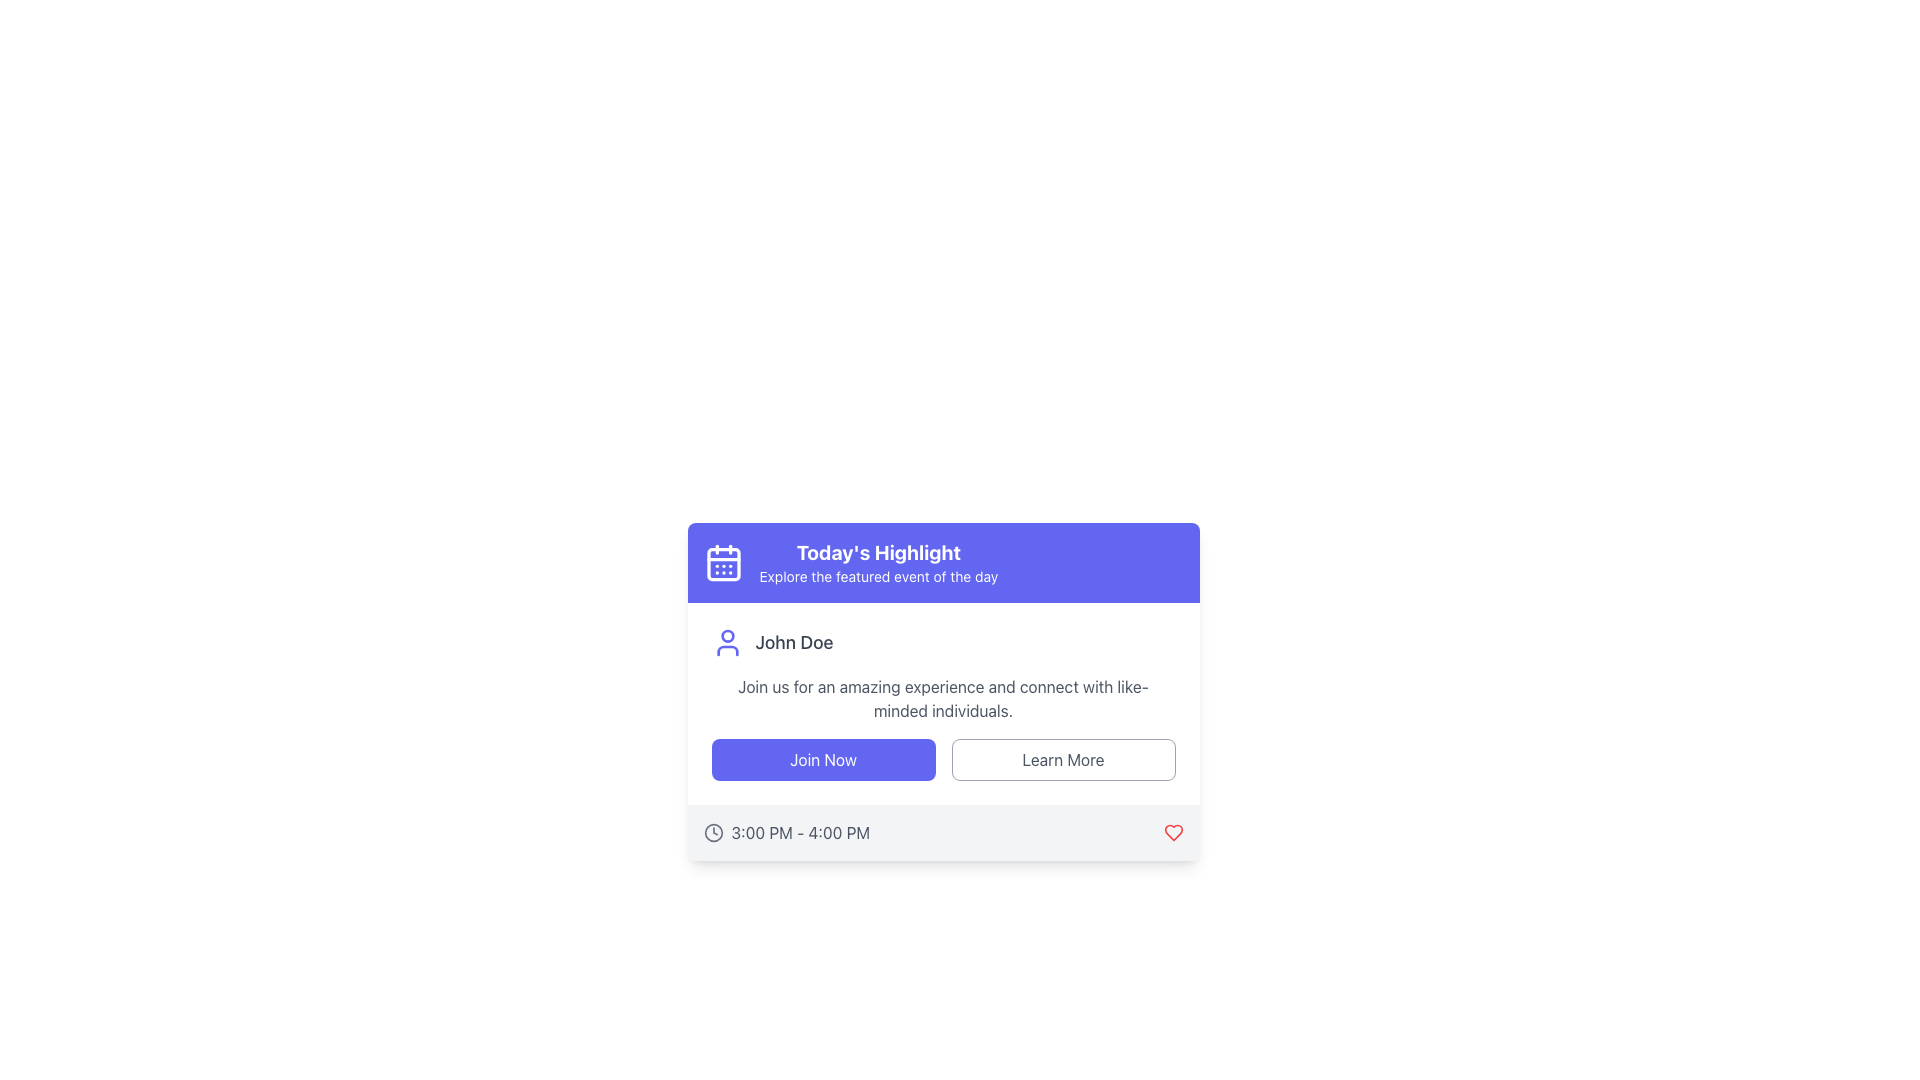 This screenshot has width=1920, height=1080. I want to click on the text label displaying the time range '3:00 PM - 4:00 PM' located at the bottom right of a card UI component, so click(800, 833).